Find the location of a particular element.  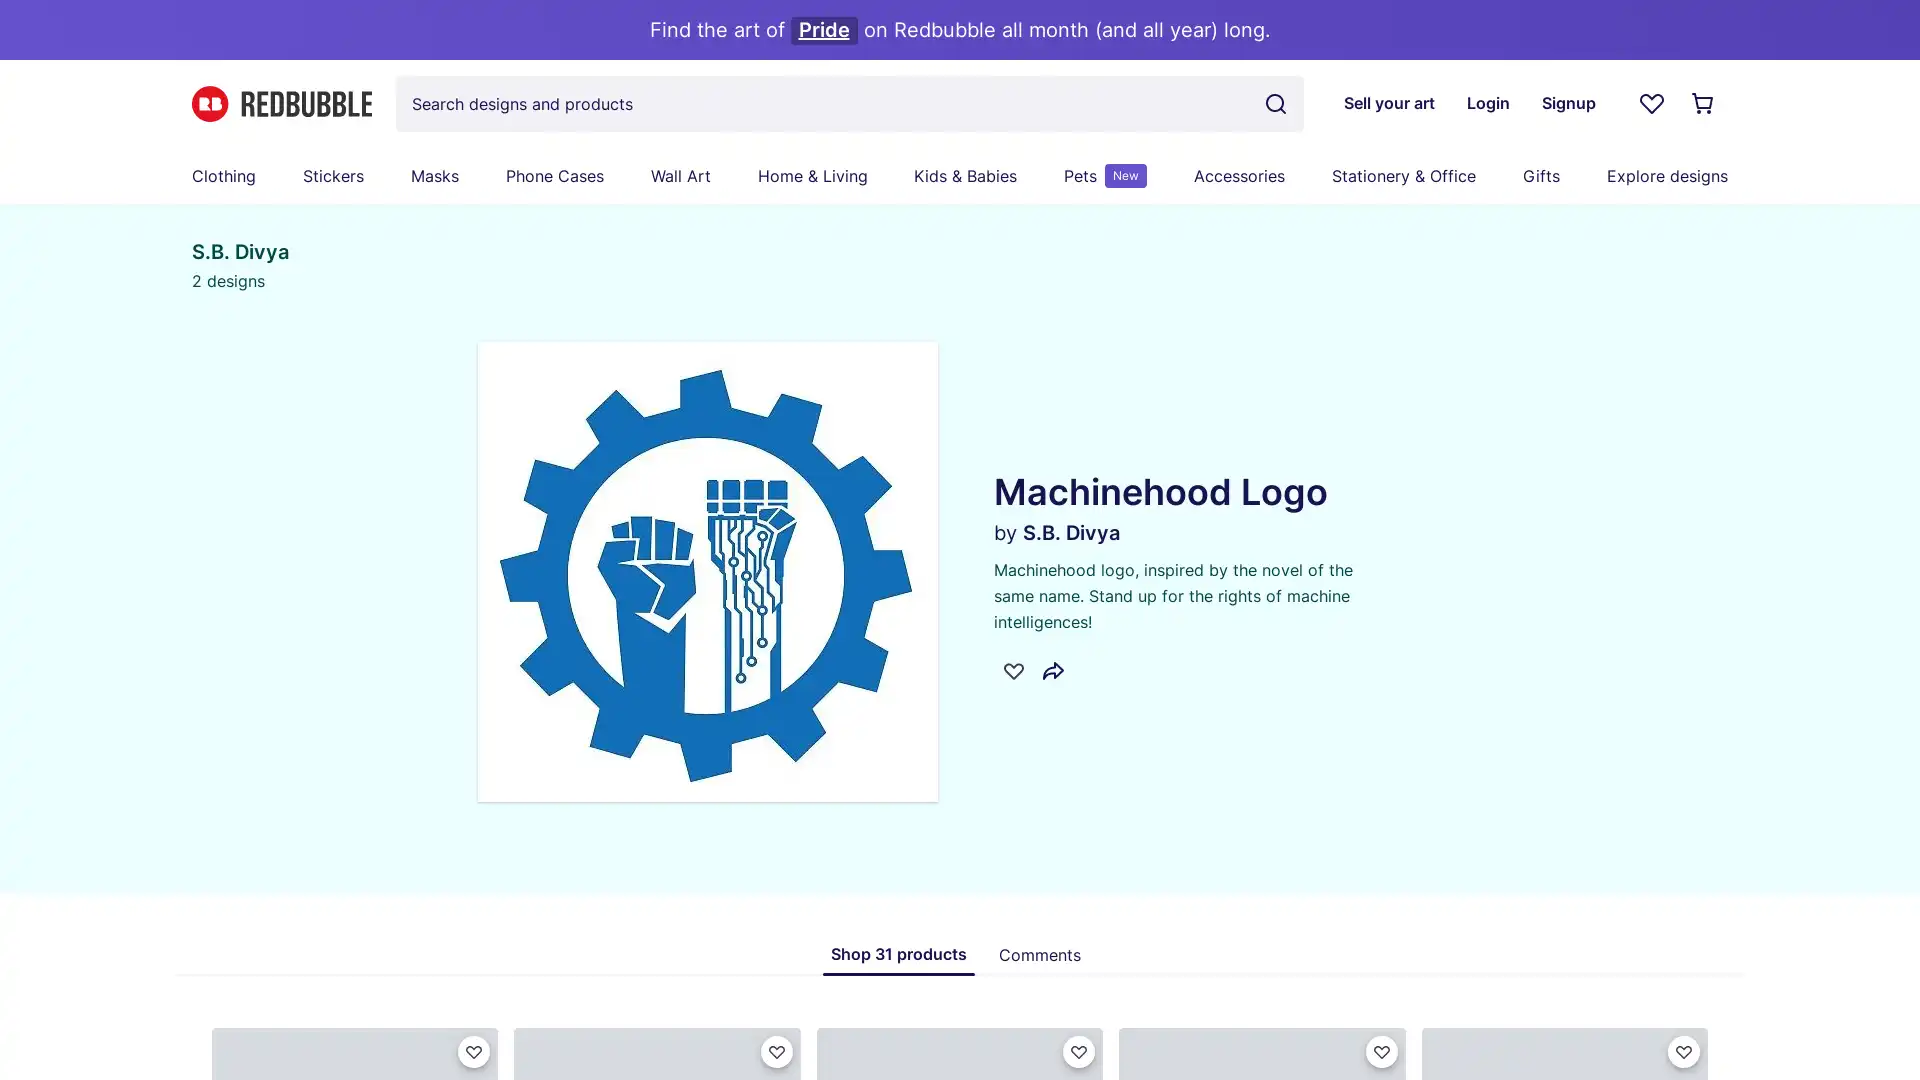

Favorite is located at coordinates (473, 1051).